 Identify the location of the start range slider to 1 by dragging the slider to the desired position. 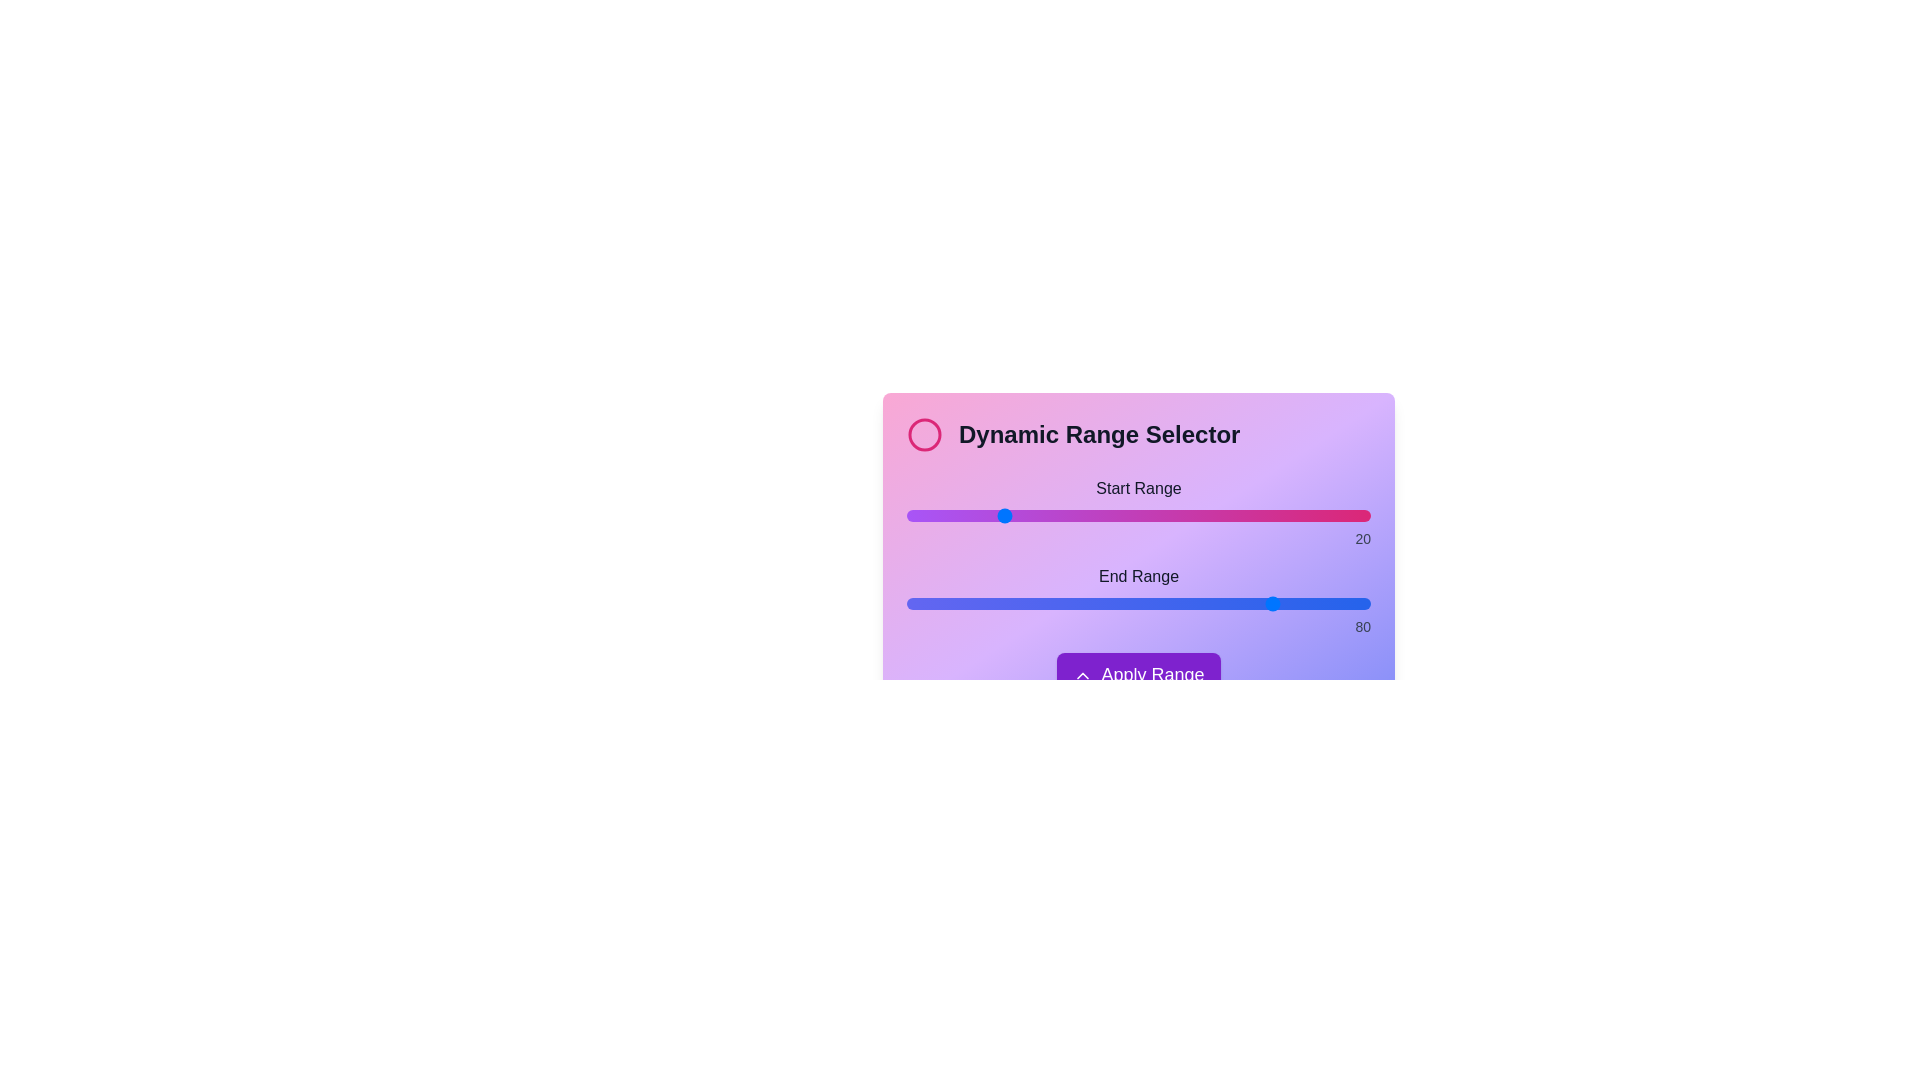
(910, 515).